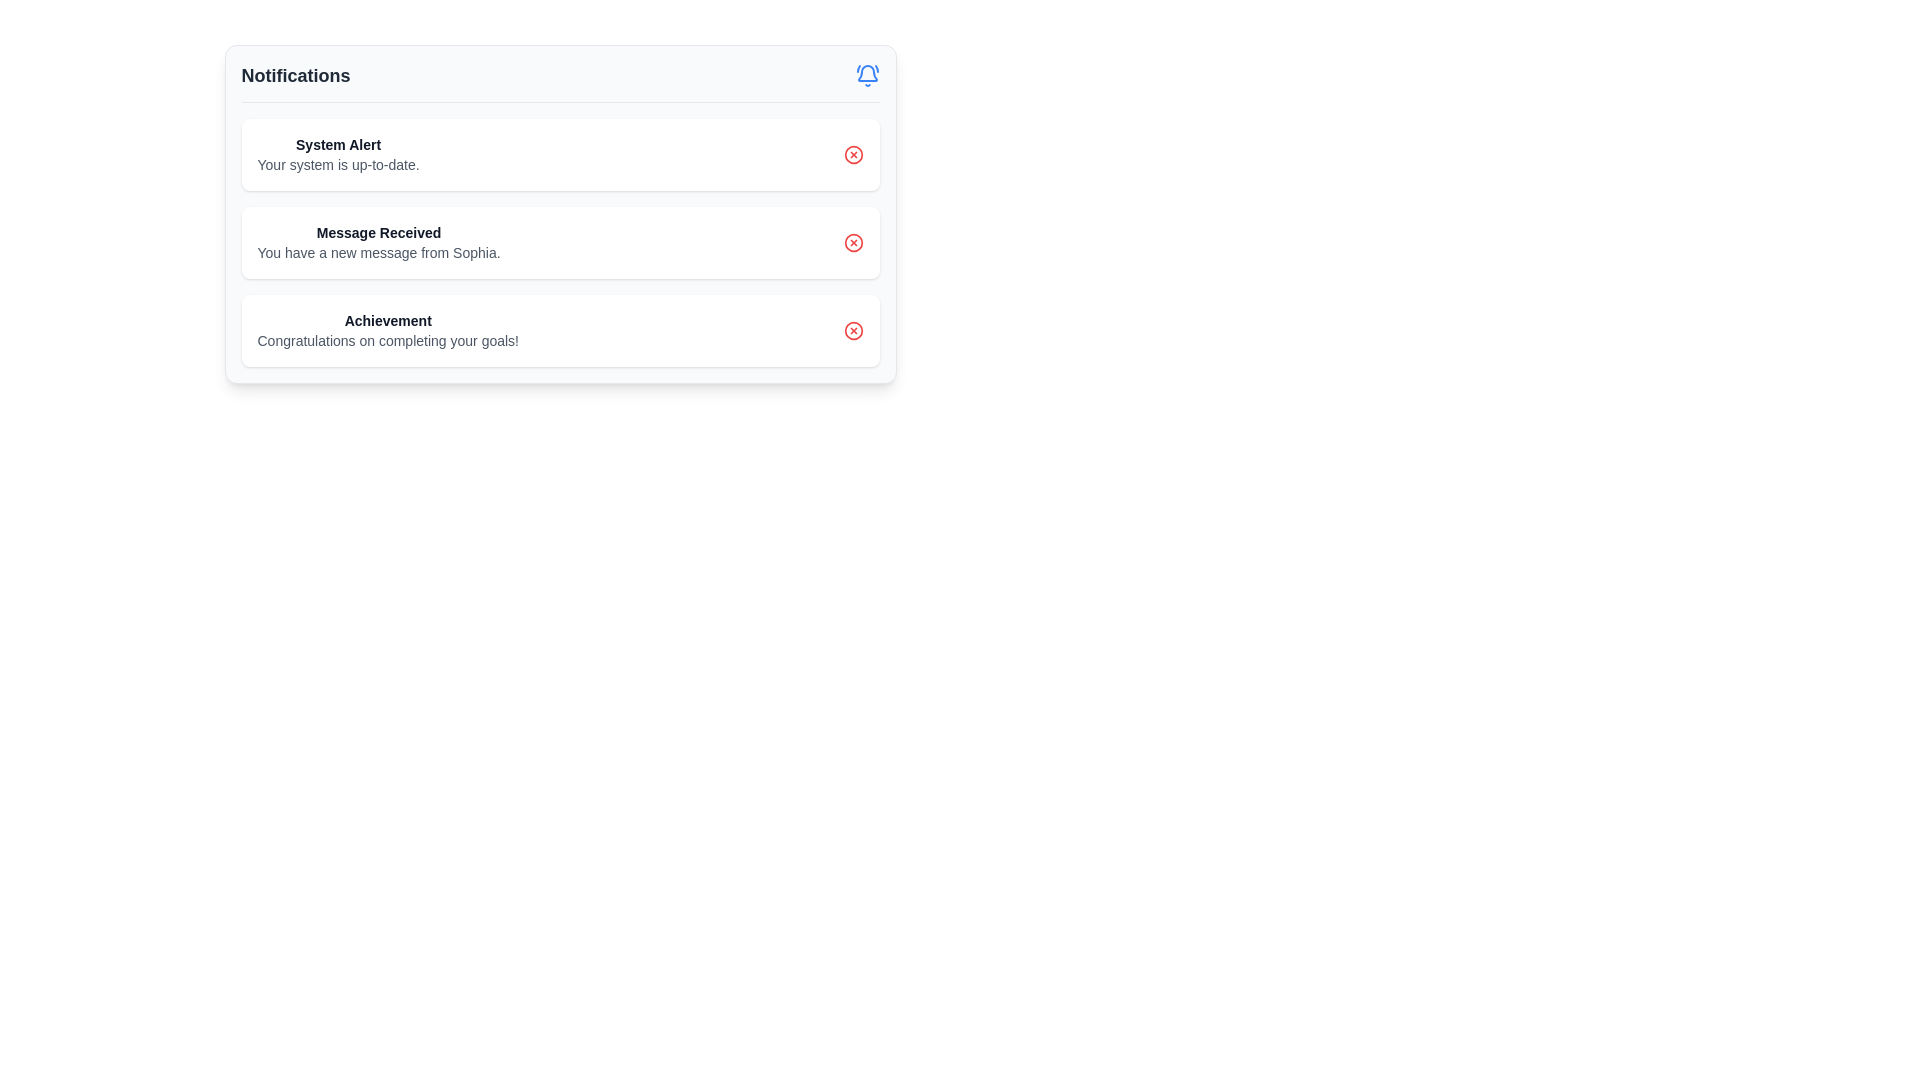 The image size is (1920, 1080). What do you see at coordinates (338, 164) in the screenshot?
I see `text label that indicates the system is up-to-date, located beneath the 'System Alert' title in the notification card` at bounding box center [338, 164].